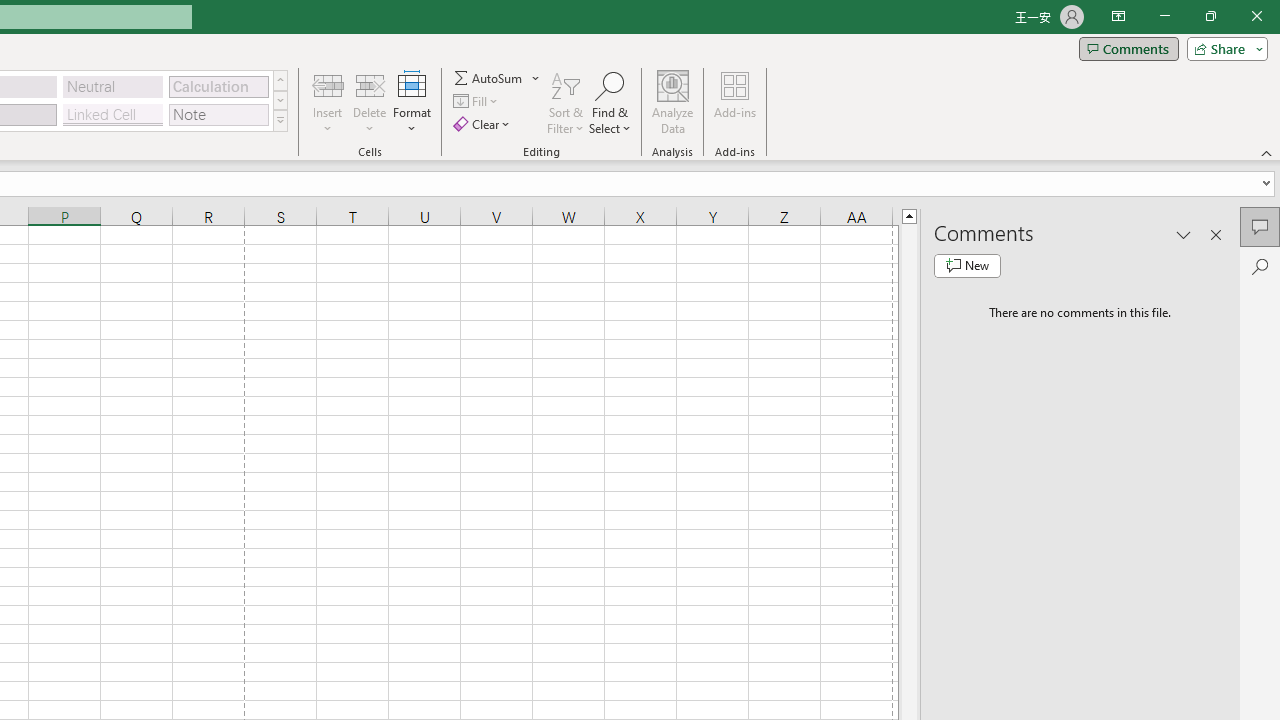 The height and width of the screenshot is (720, 1280). What do you see at coordinates (489, 77) in the screenshot?
I see `'Sum'` at bounding box center [489, 77].